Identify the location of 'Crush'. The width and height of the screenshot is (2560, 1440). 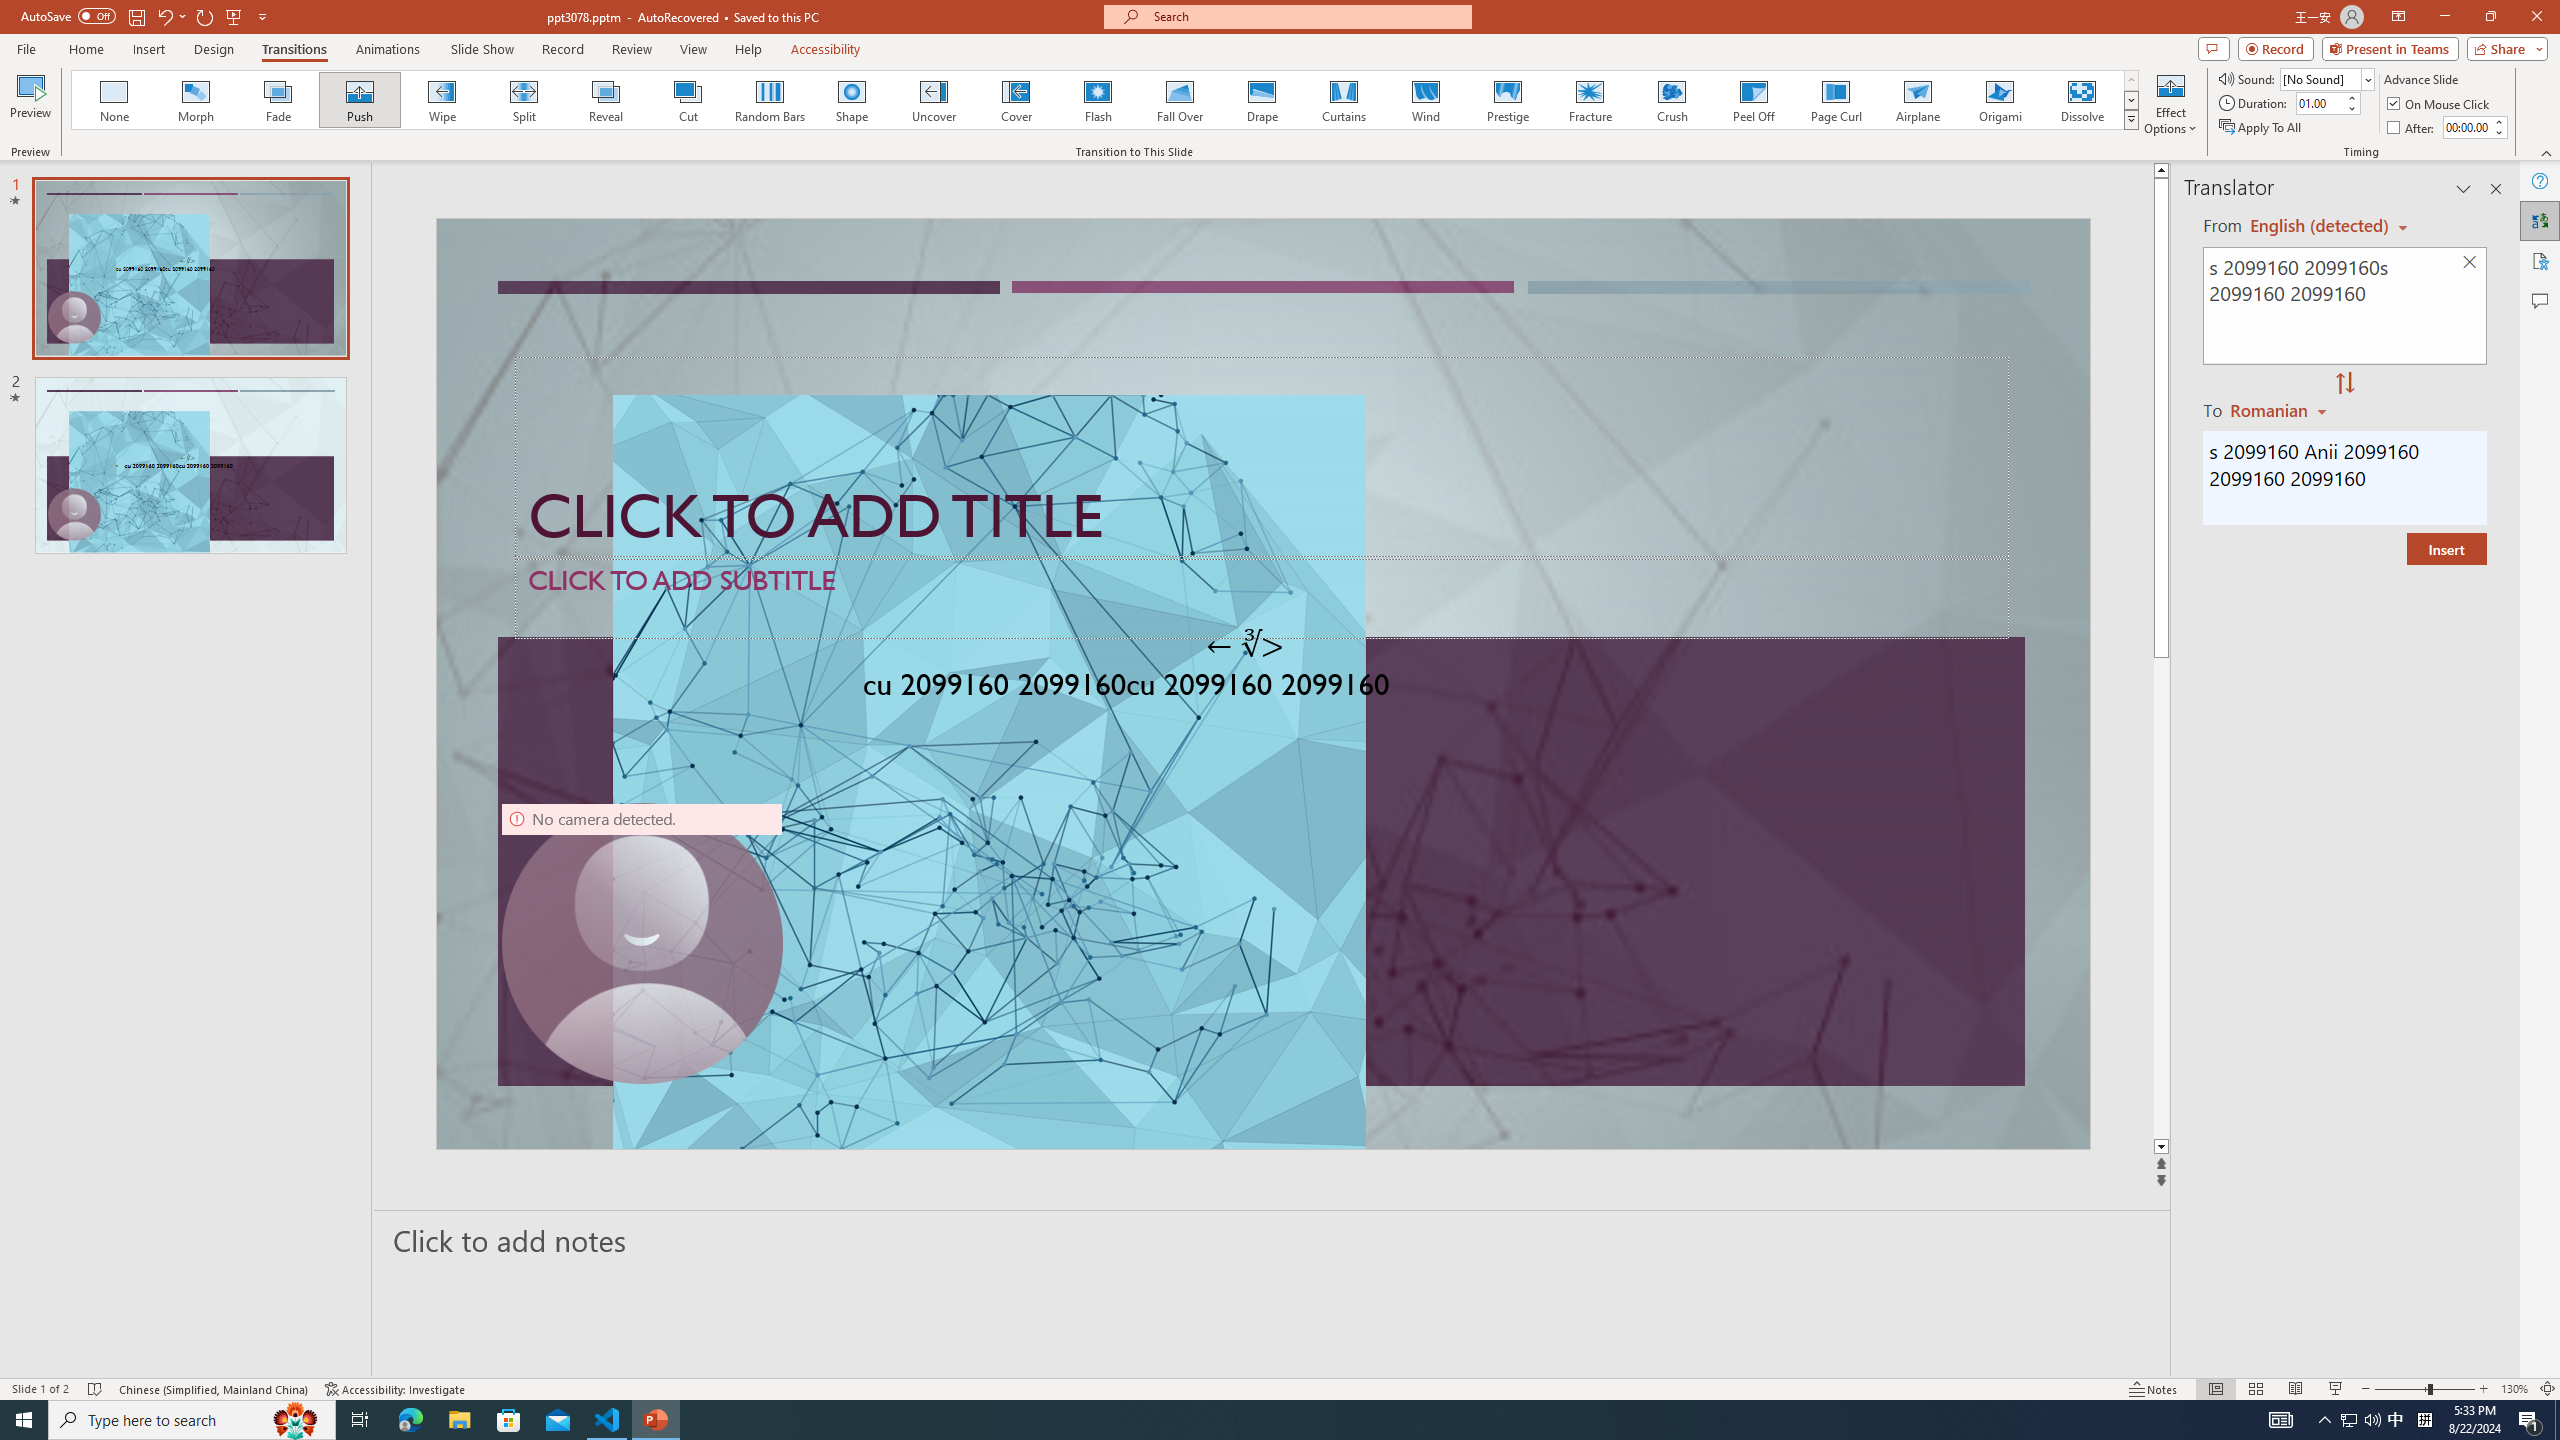
(1671, 99).